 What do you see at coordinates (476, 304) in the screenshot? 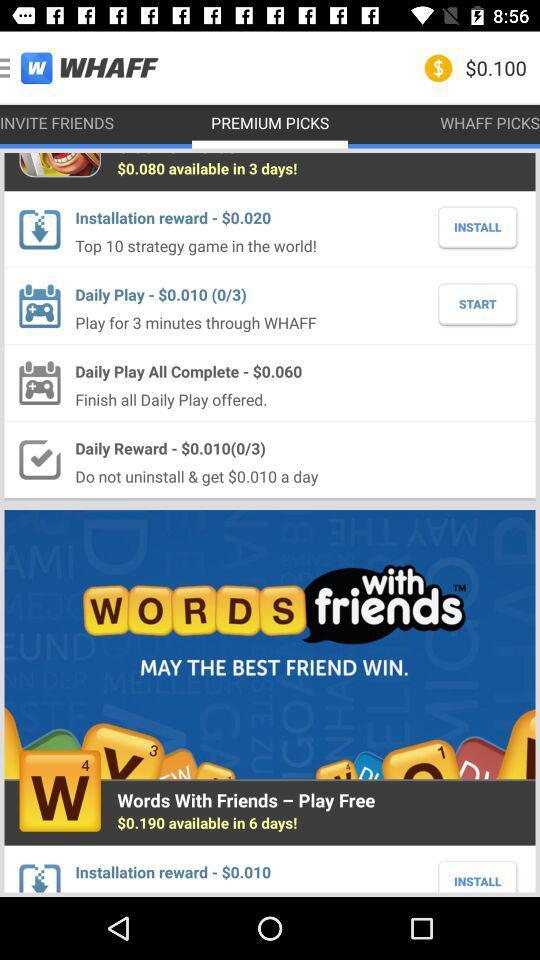
I see `the icon next to play for 3` at bounding box center [476, 304].